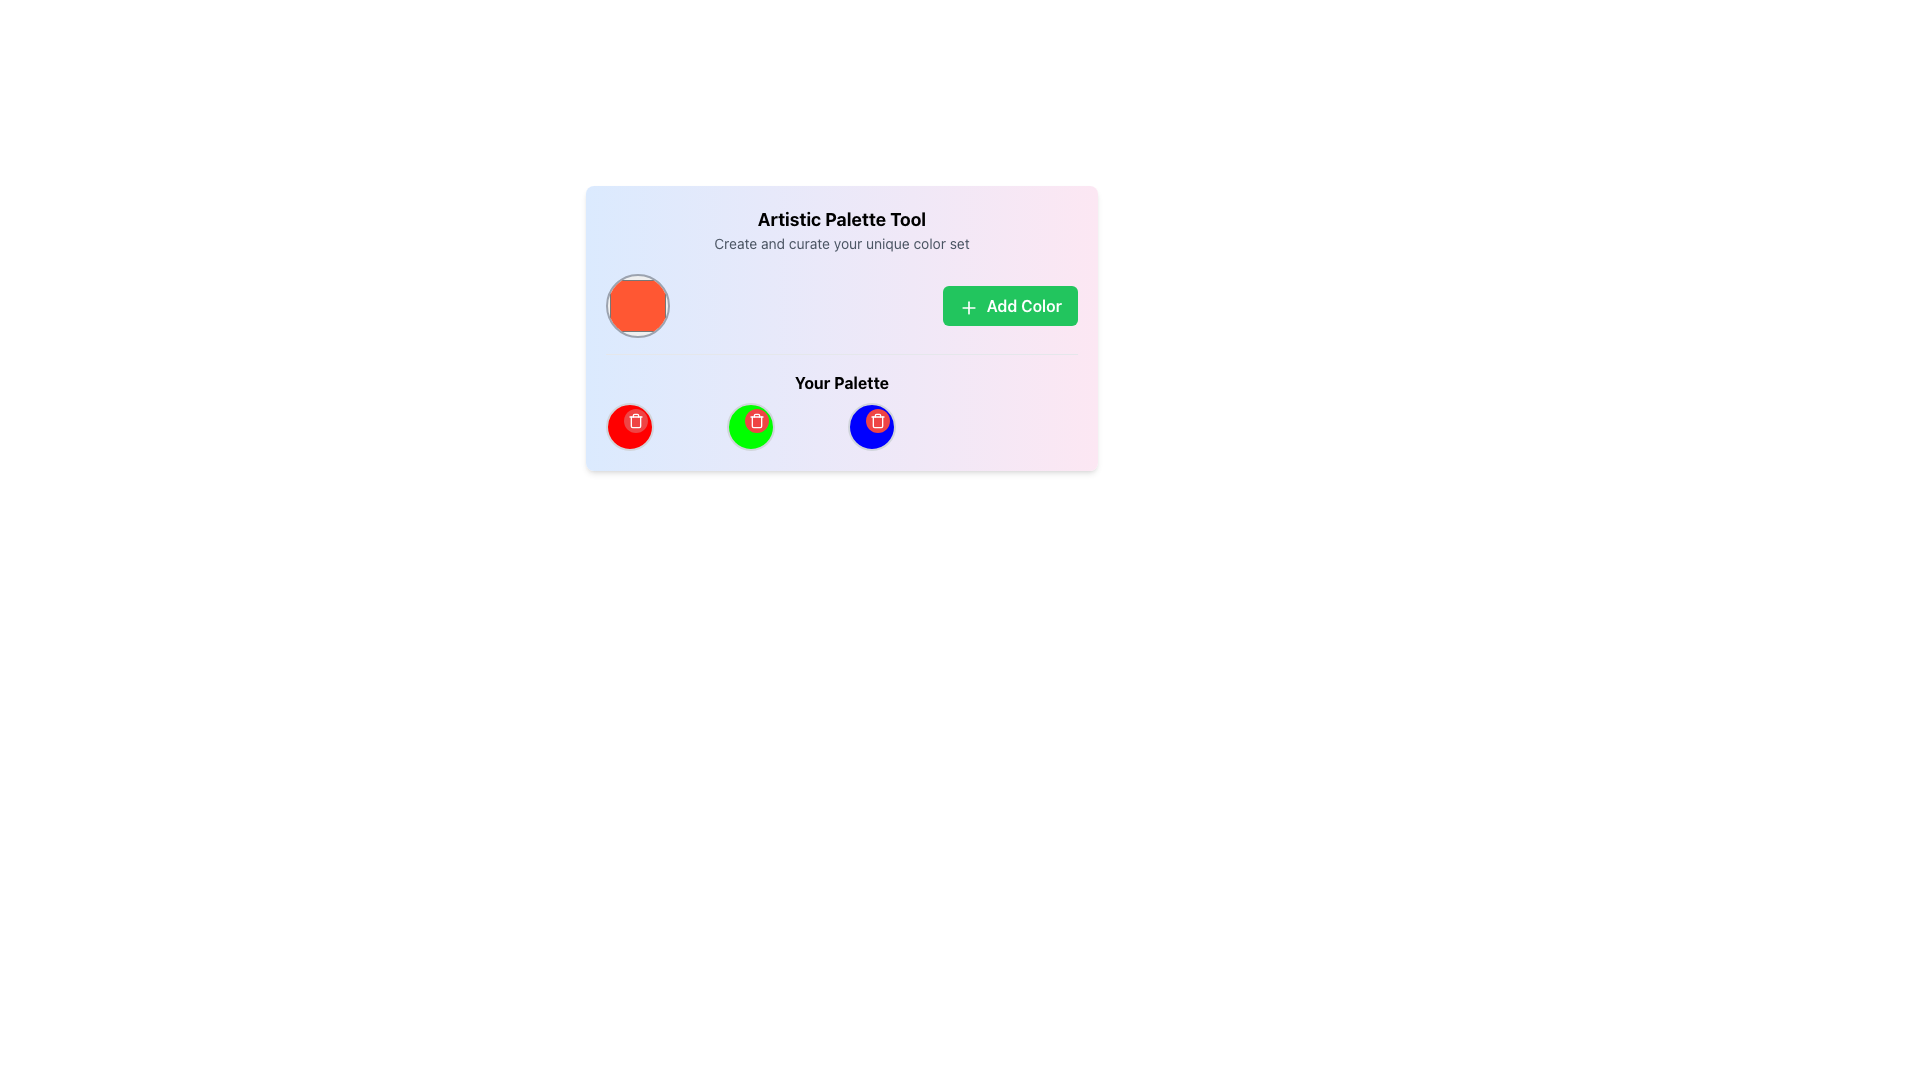 The height and width of the screenshot is (1080, 1920). What do you see at coordinates (968, 307) in the screenshot?
I see `the '+' icon within the 'Add Color' green rectangular button located at the top right corner of the palette tool interface` at bounding box center [968, 307].